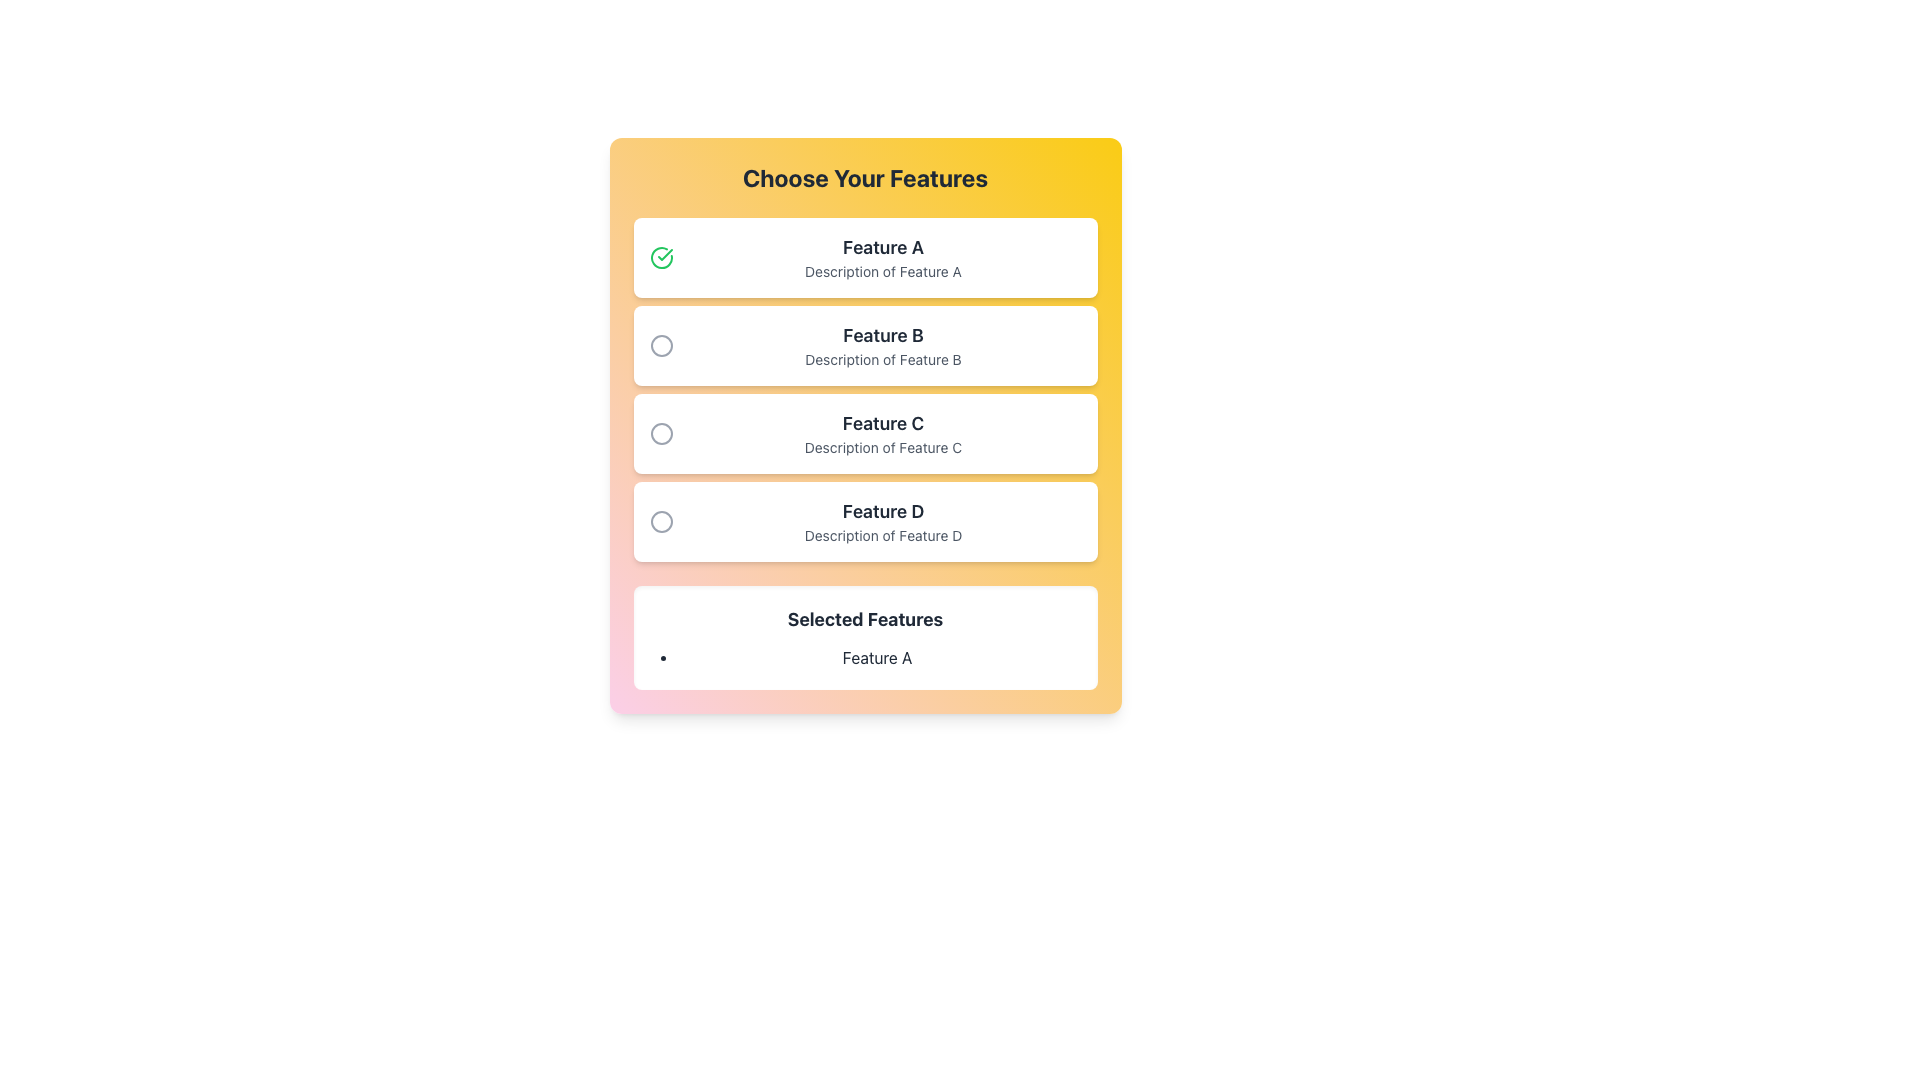 This screenshot has height=1080, width=1920. What do you see at coordinates (661, 433) in the screenshot?
I see `the RadioButton for 'Feature C'` at bounding box center [661, 433].